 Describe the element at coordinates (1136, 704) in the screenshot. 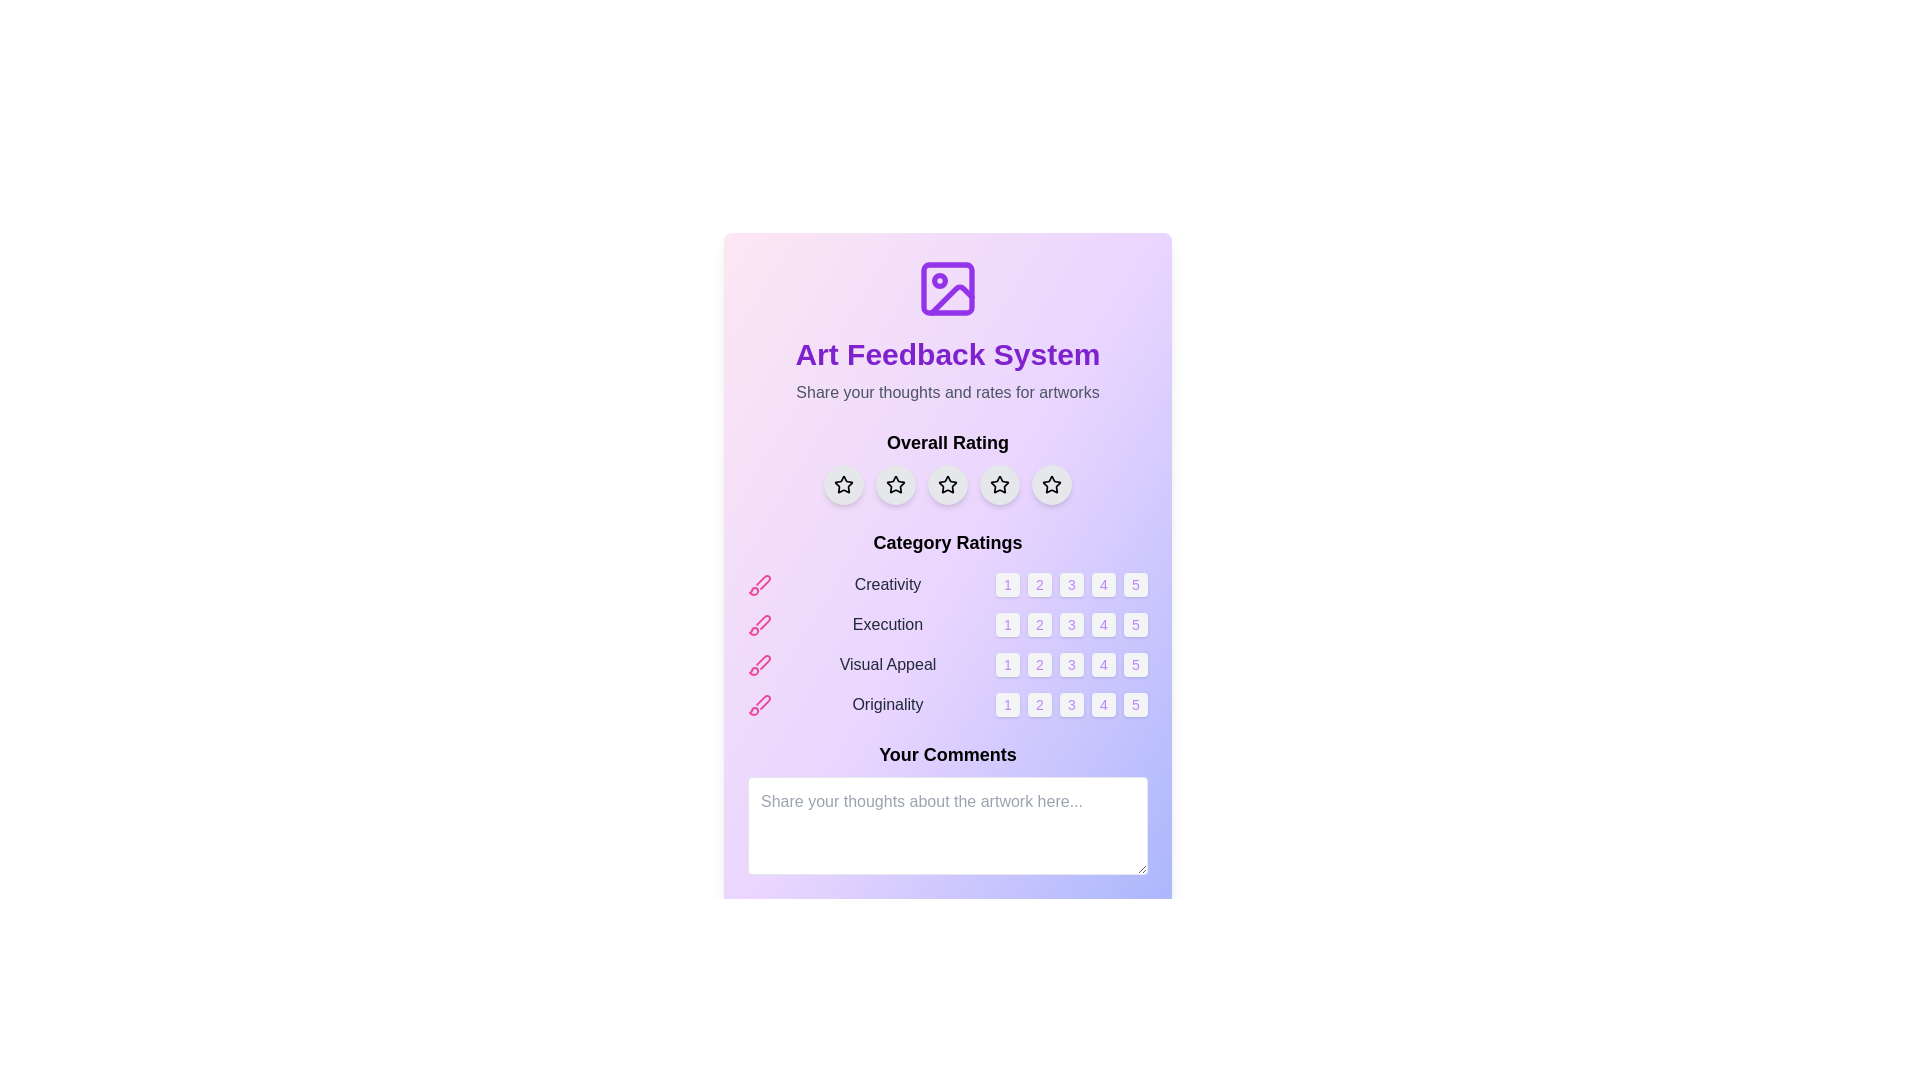

I see `the rightmost button for rating originality, which is the fifth button in the 'Originality' category under 'Category Ratings'` at that location.